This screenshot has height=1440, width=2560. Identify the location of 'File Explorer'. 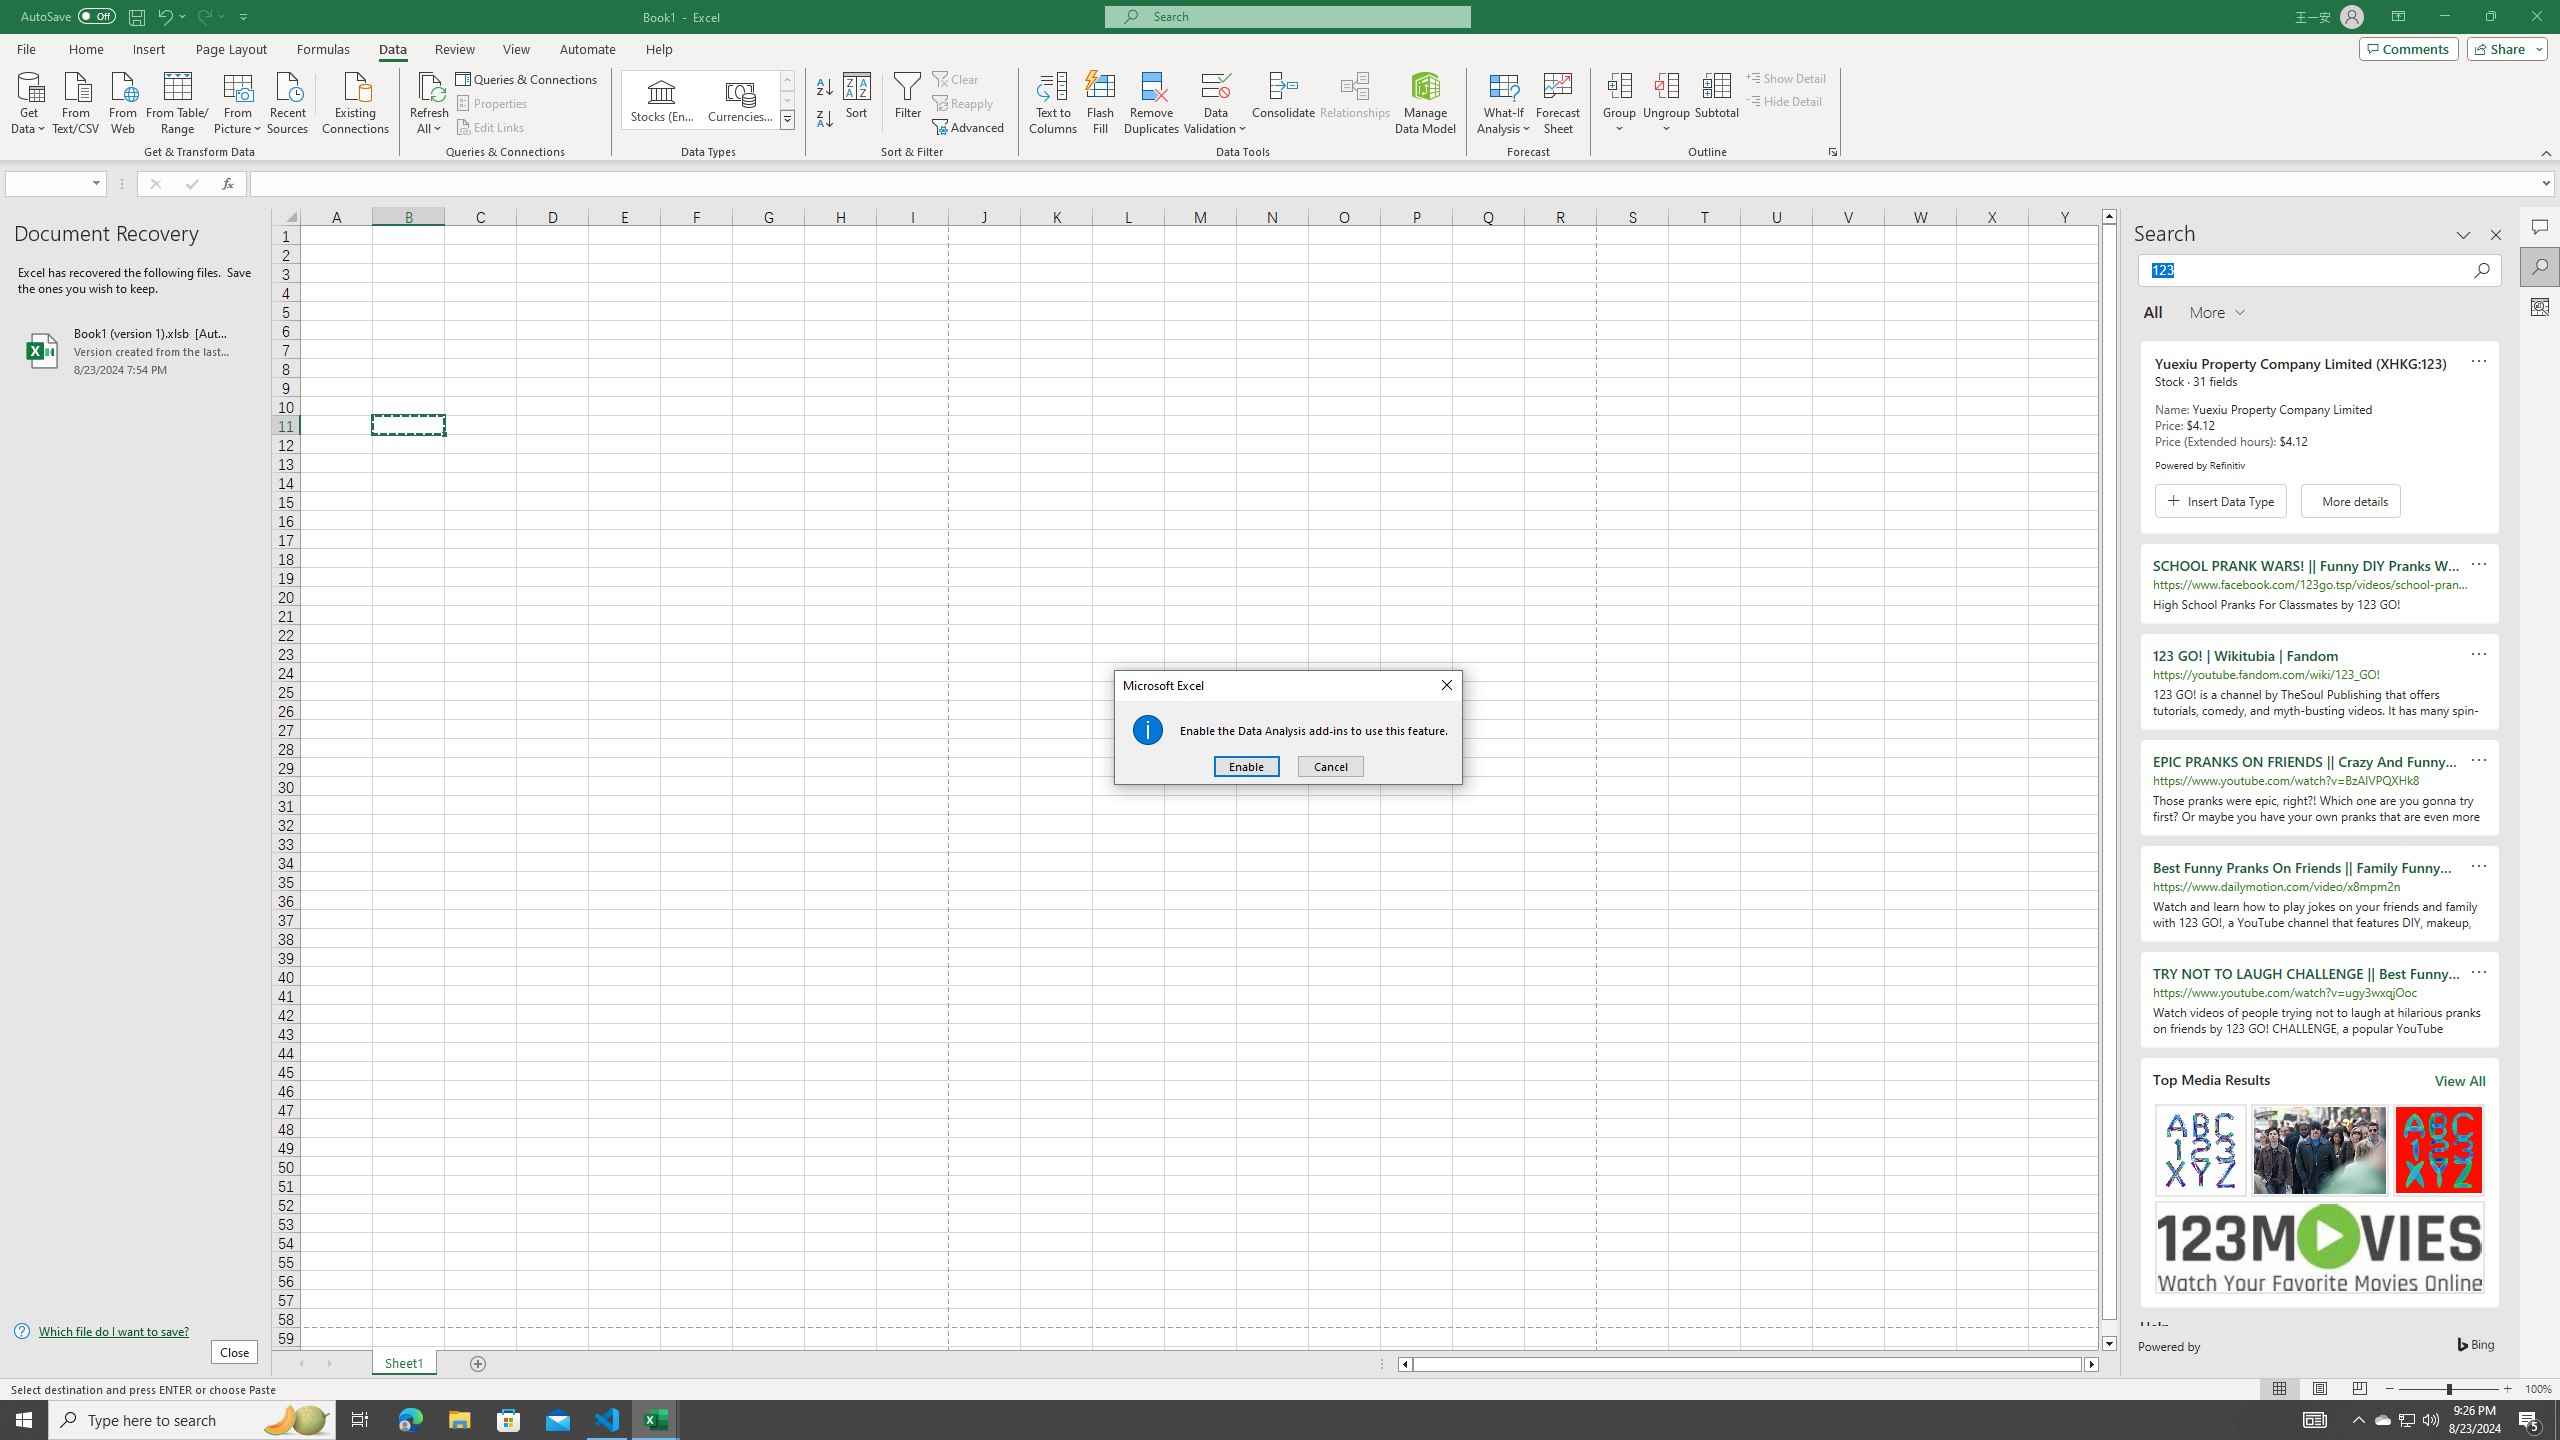
(458, 1418).